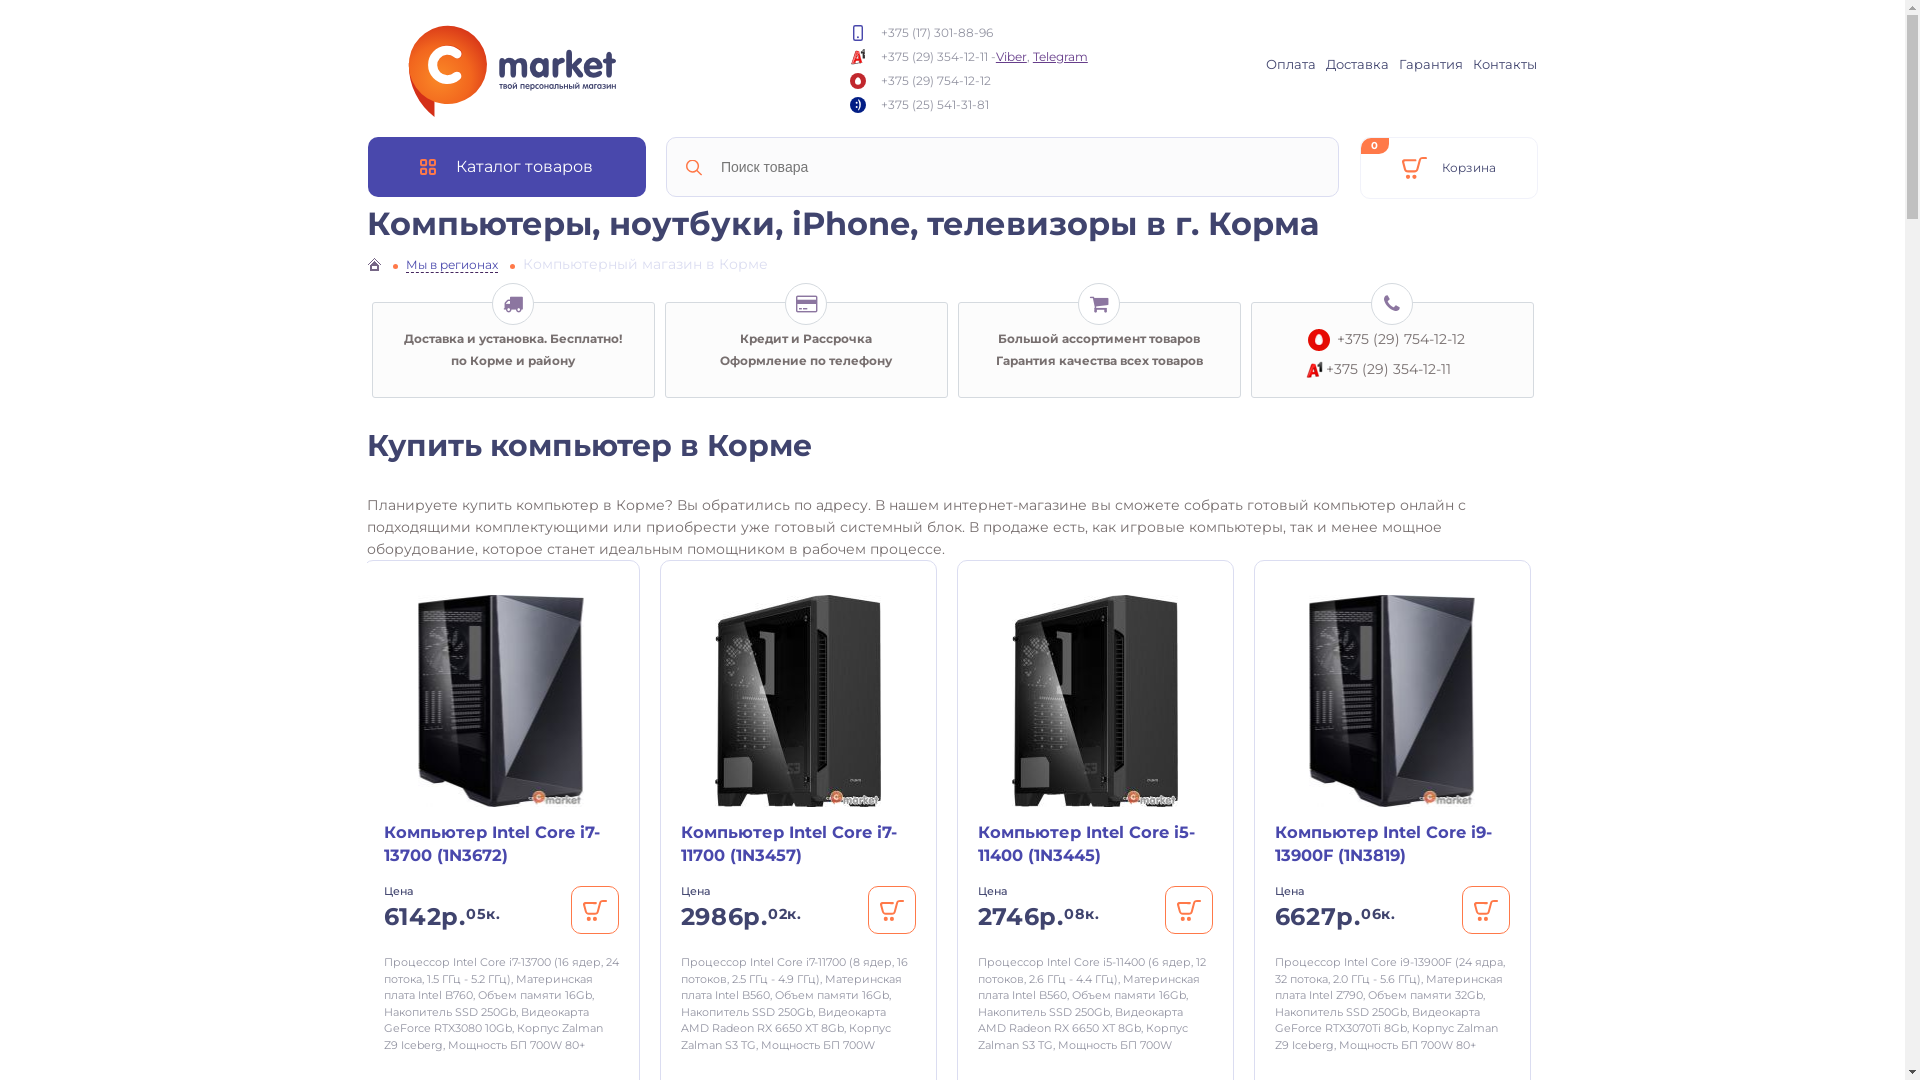 The height and width of the screenshot is (1080, 1920). I want to click on 'Viber', so click(1011, 54).